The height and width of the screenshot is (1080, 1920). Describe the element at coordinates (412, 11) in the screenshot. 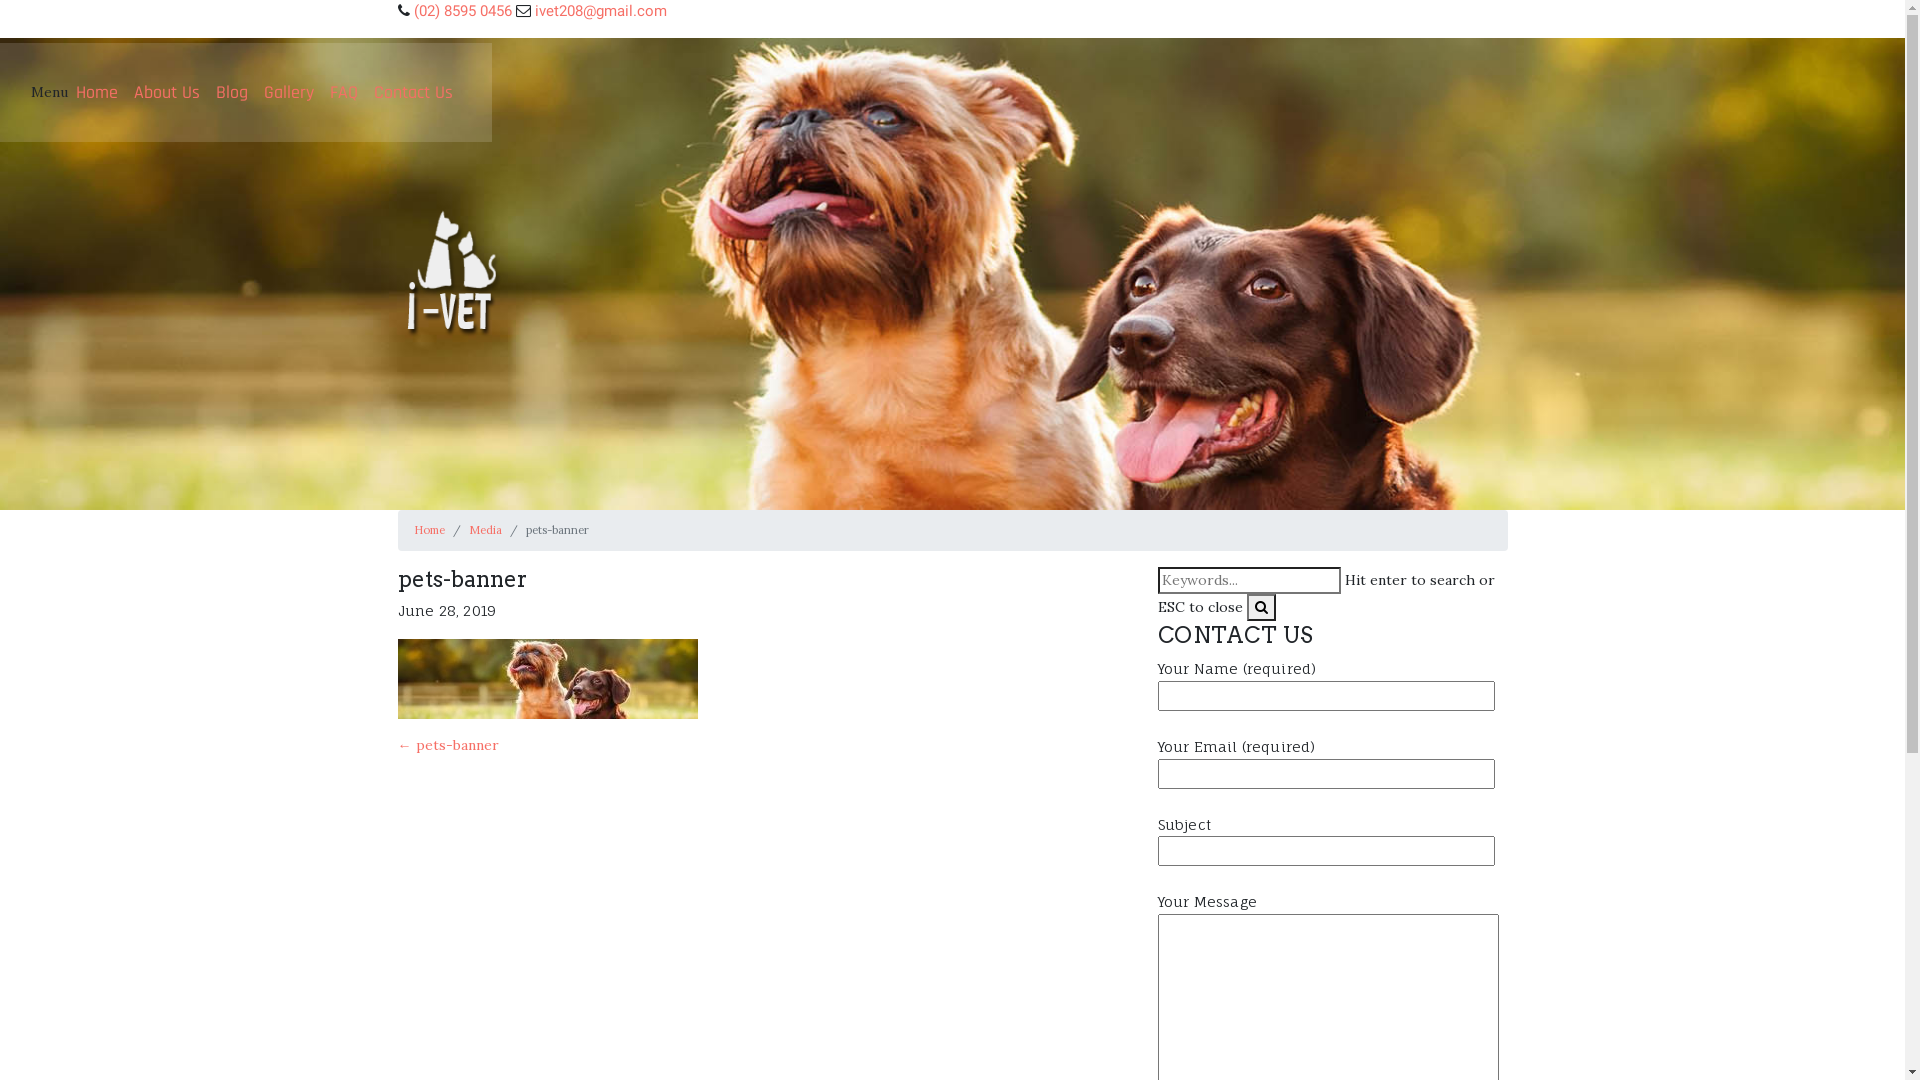

I see `'(02) 8595 0456'` at that location.